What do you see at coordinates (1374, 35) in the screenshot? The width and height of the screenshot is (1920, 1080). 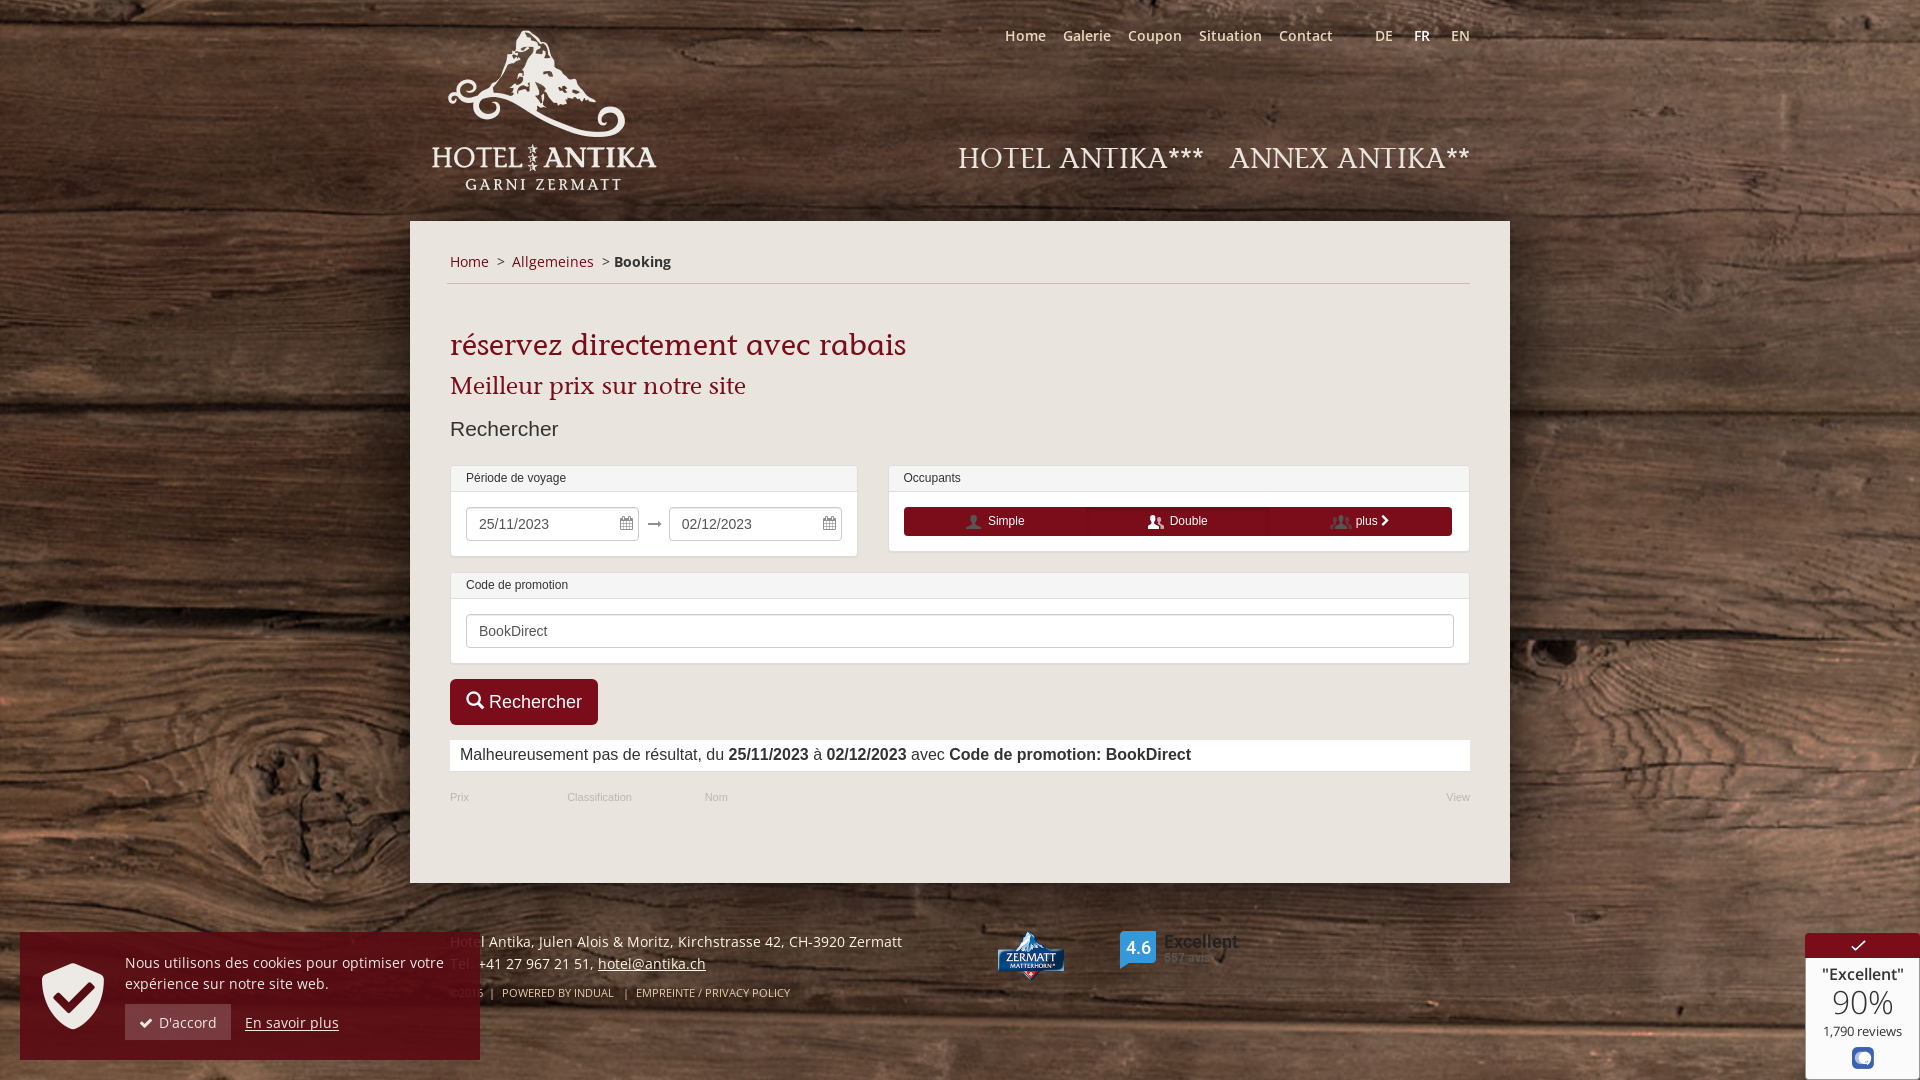 I see `'DE'` at bounding box center [1374, 35].